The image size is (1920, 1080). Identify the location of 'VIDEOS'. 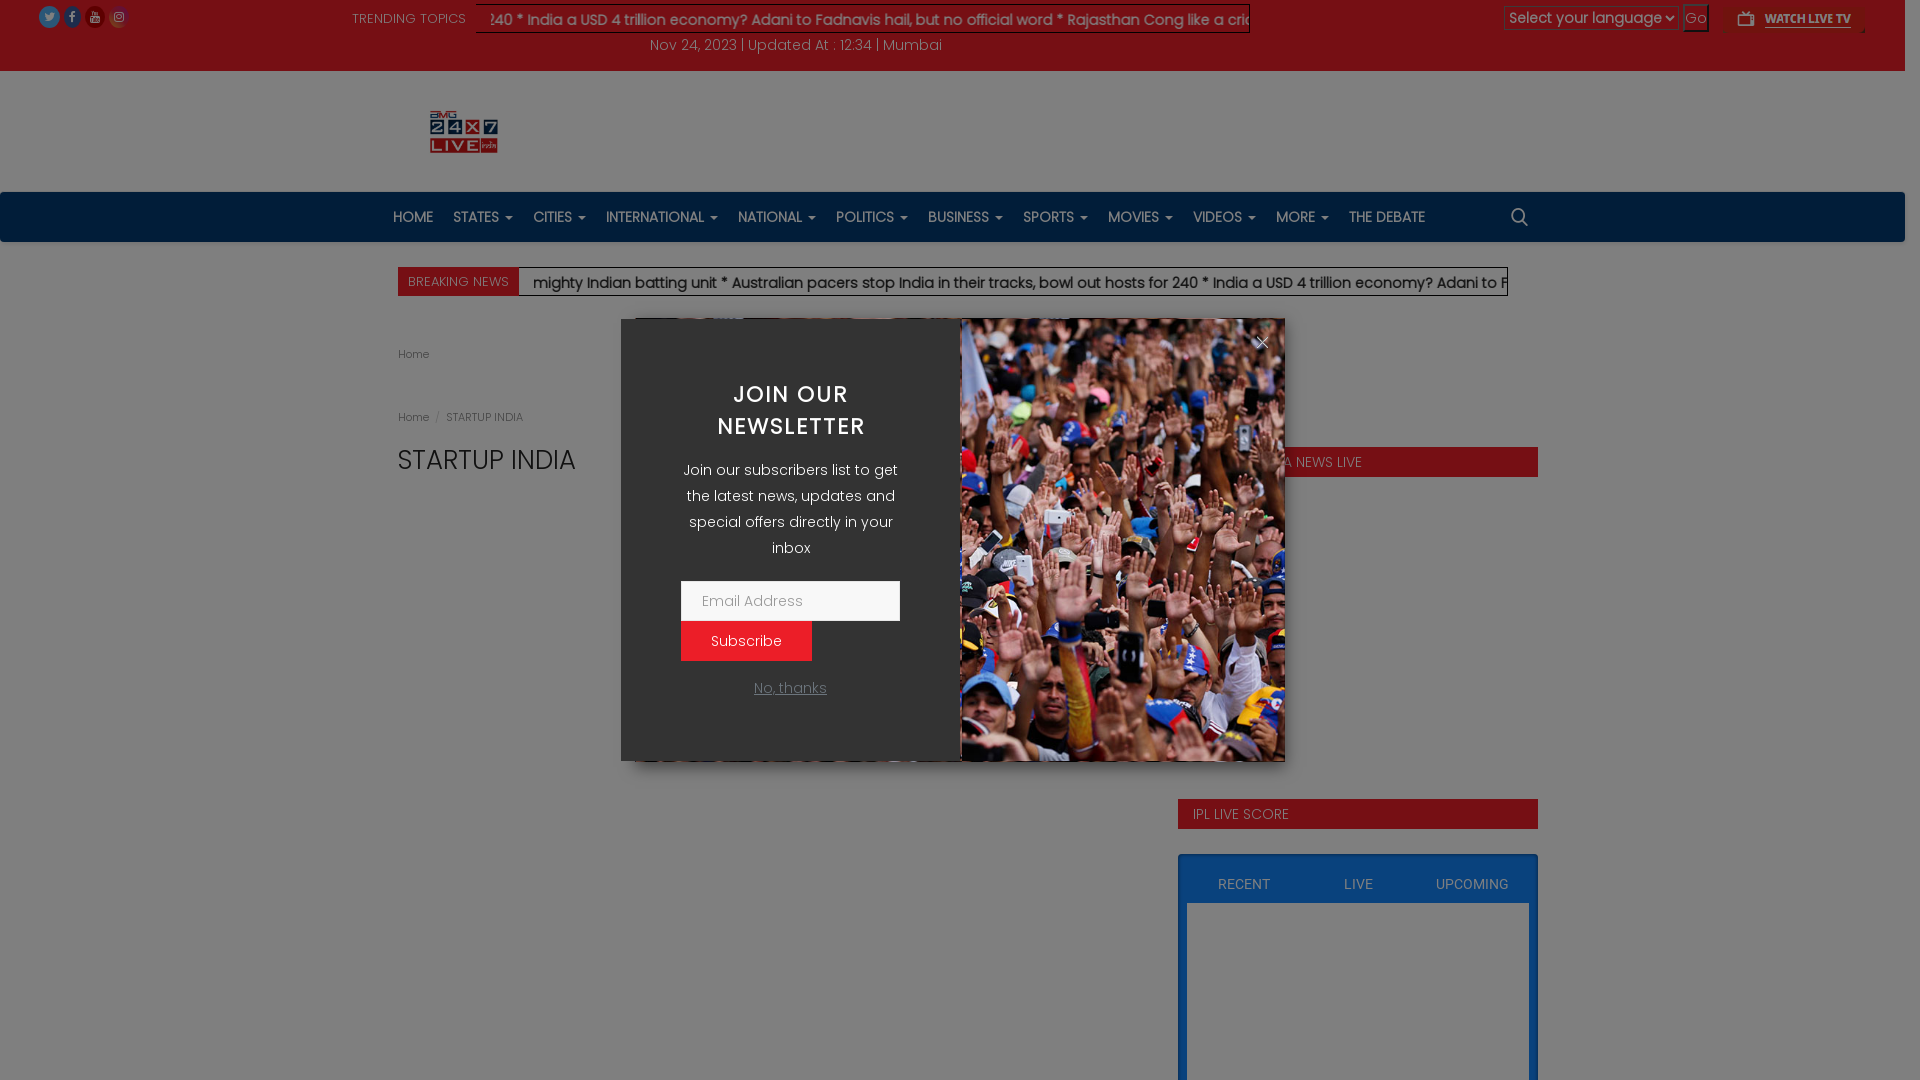
(1181, 216).